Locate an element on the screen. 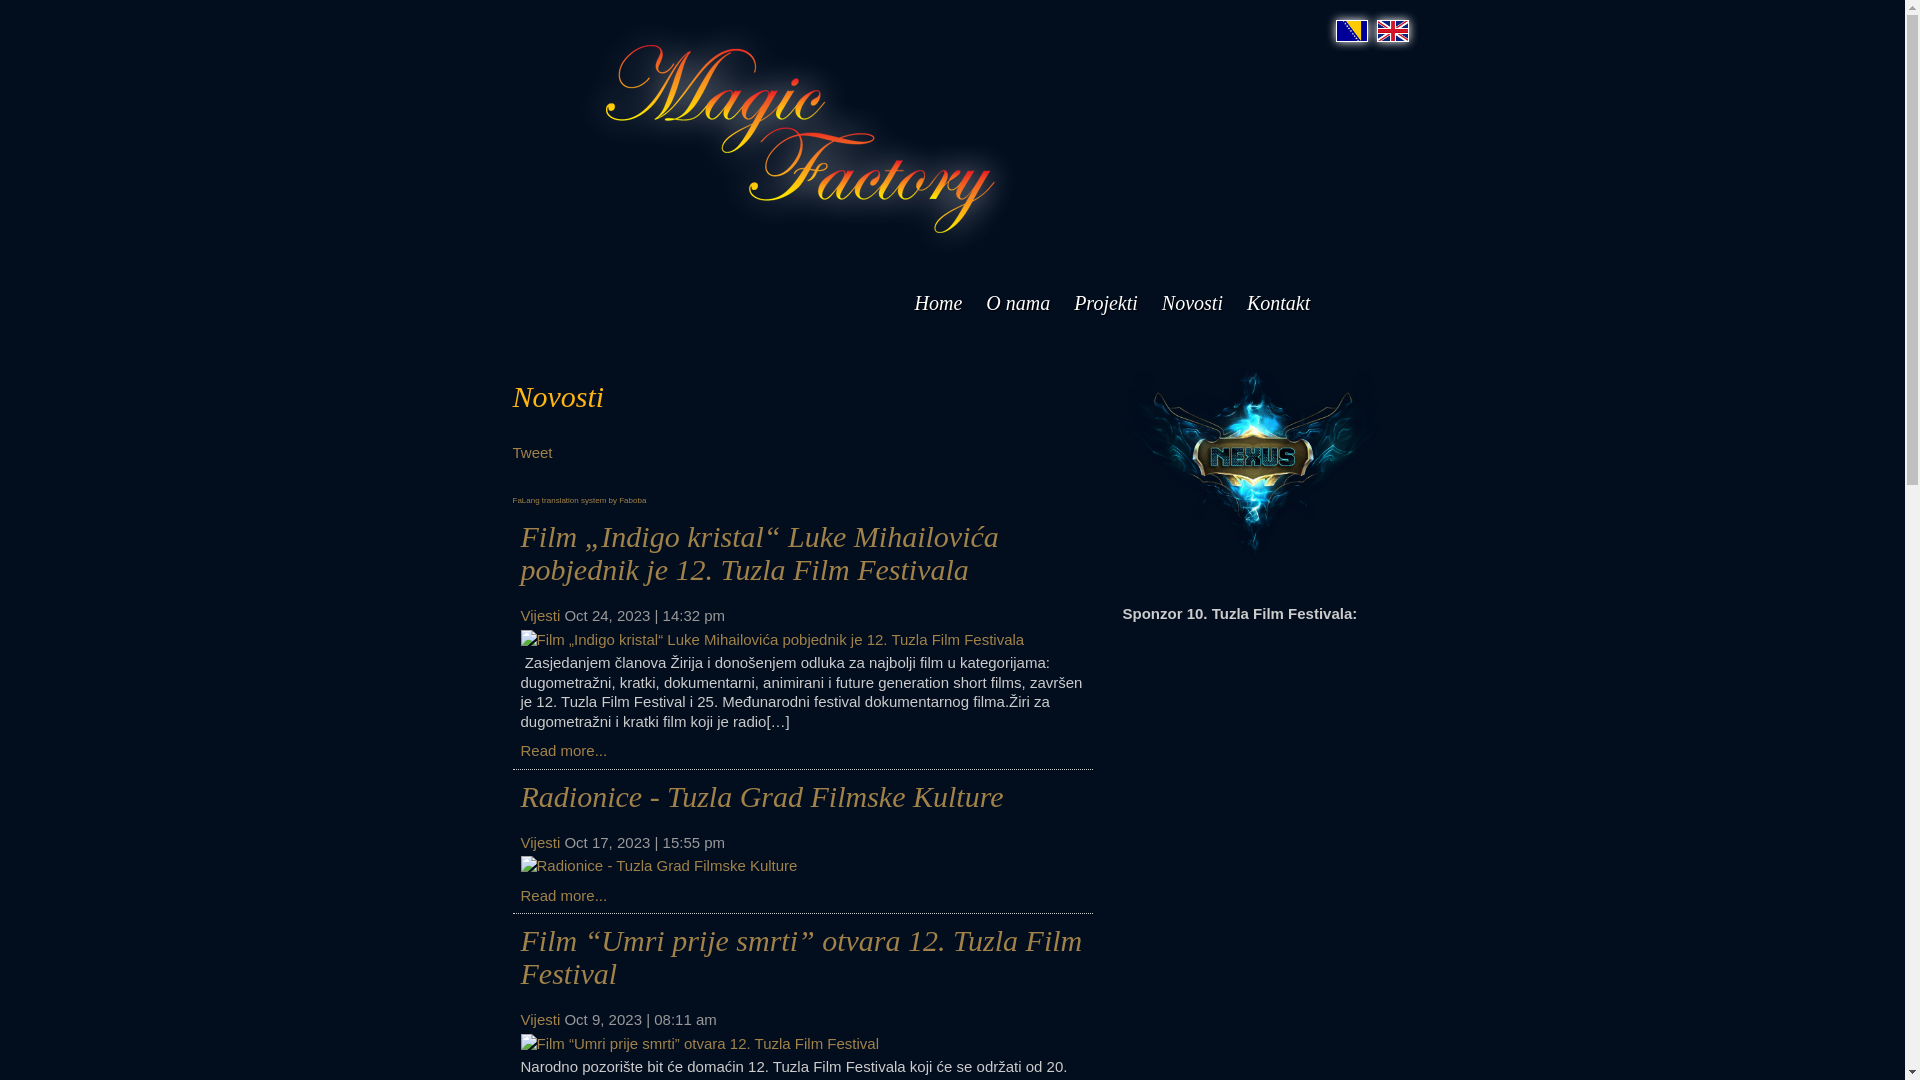 The width and height of the screenshot is (1920, 1080). 'Vijesti' is located at coordinates (539, 1019).